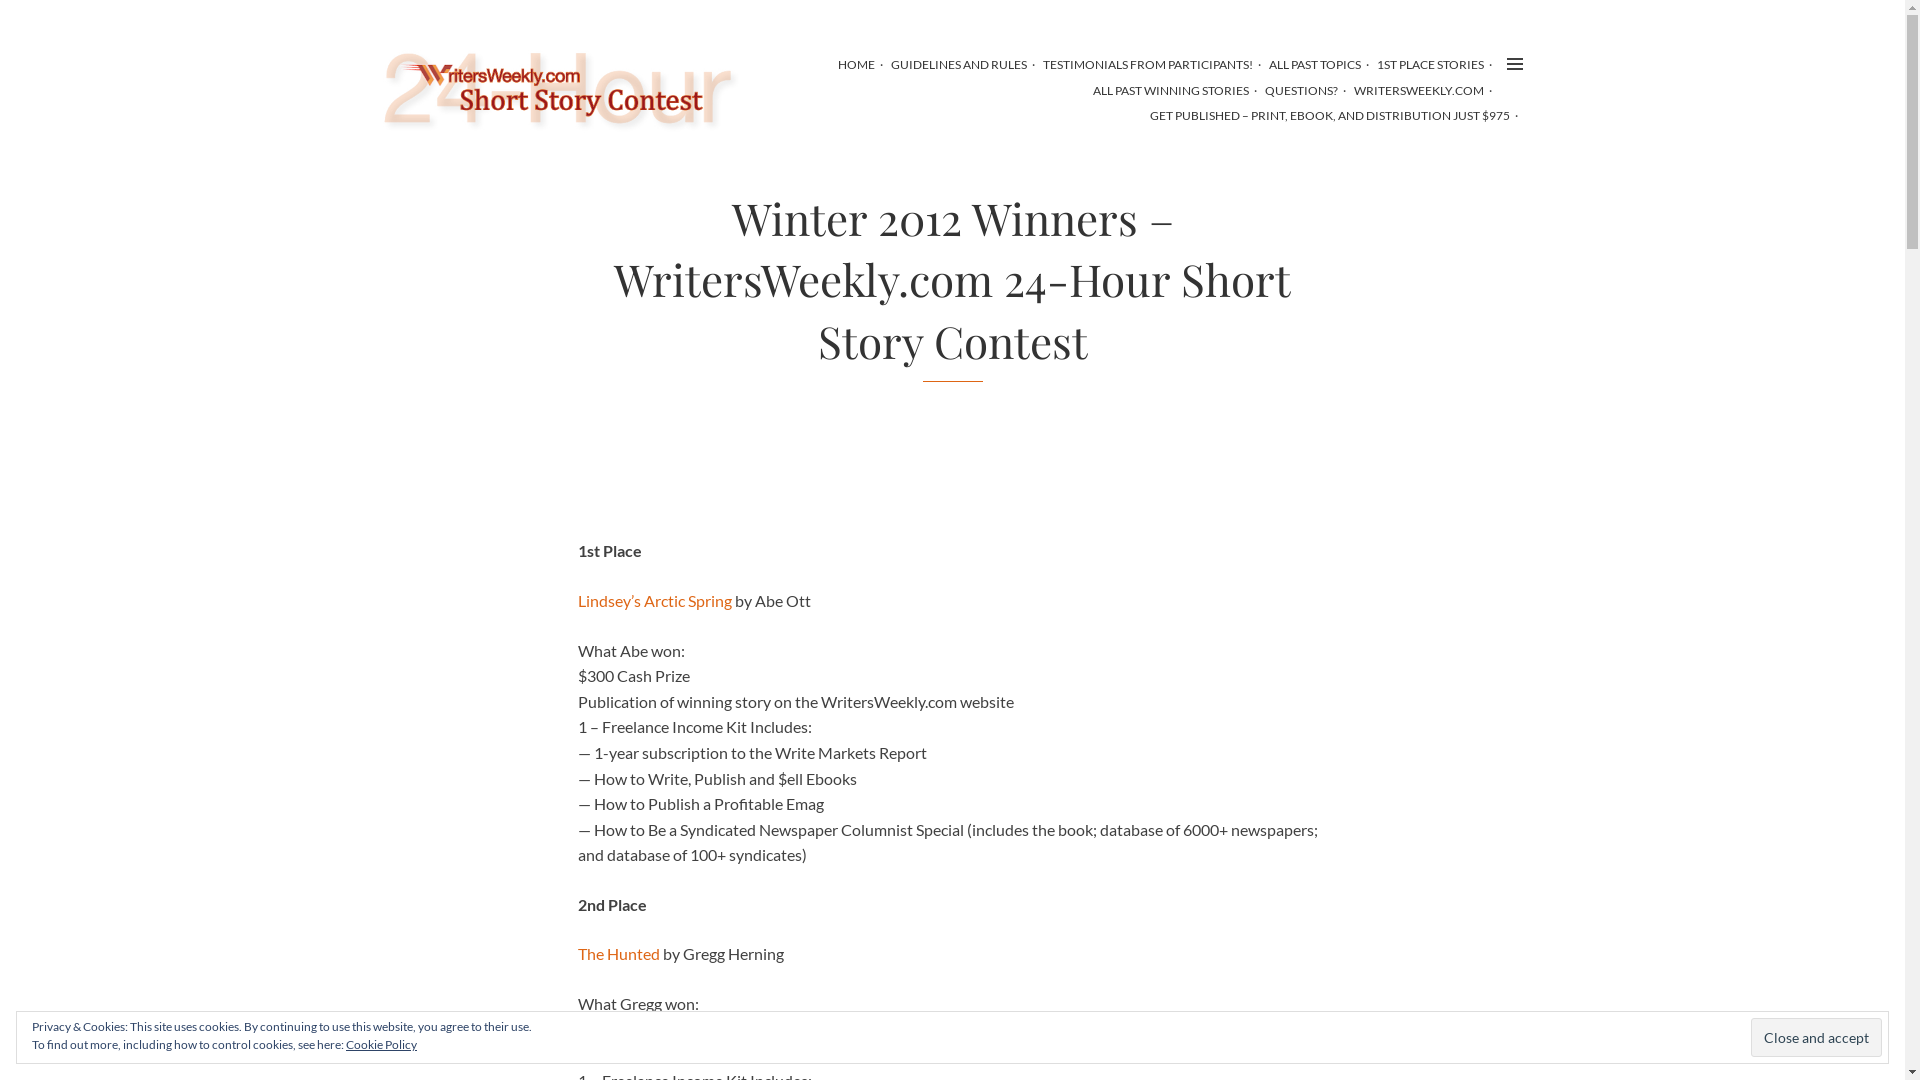  What do you see at coordinates (1428, 63) in the screenshot?
I see `'1ST PLACE STORIES'` at bounding box center [1428, 63].